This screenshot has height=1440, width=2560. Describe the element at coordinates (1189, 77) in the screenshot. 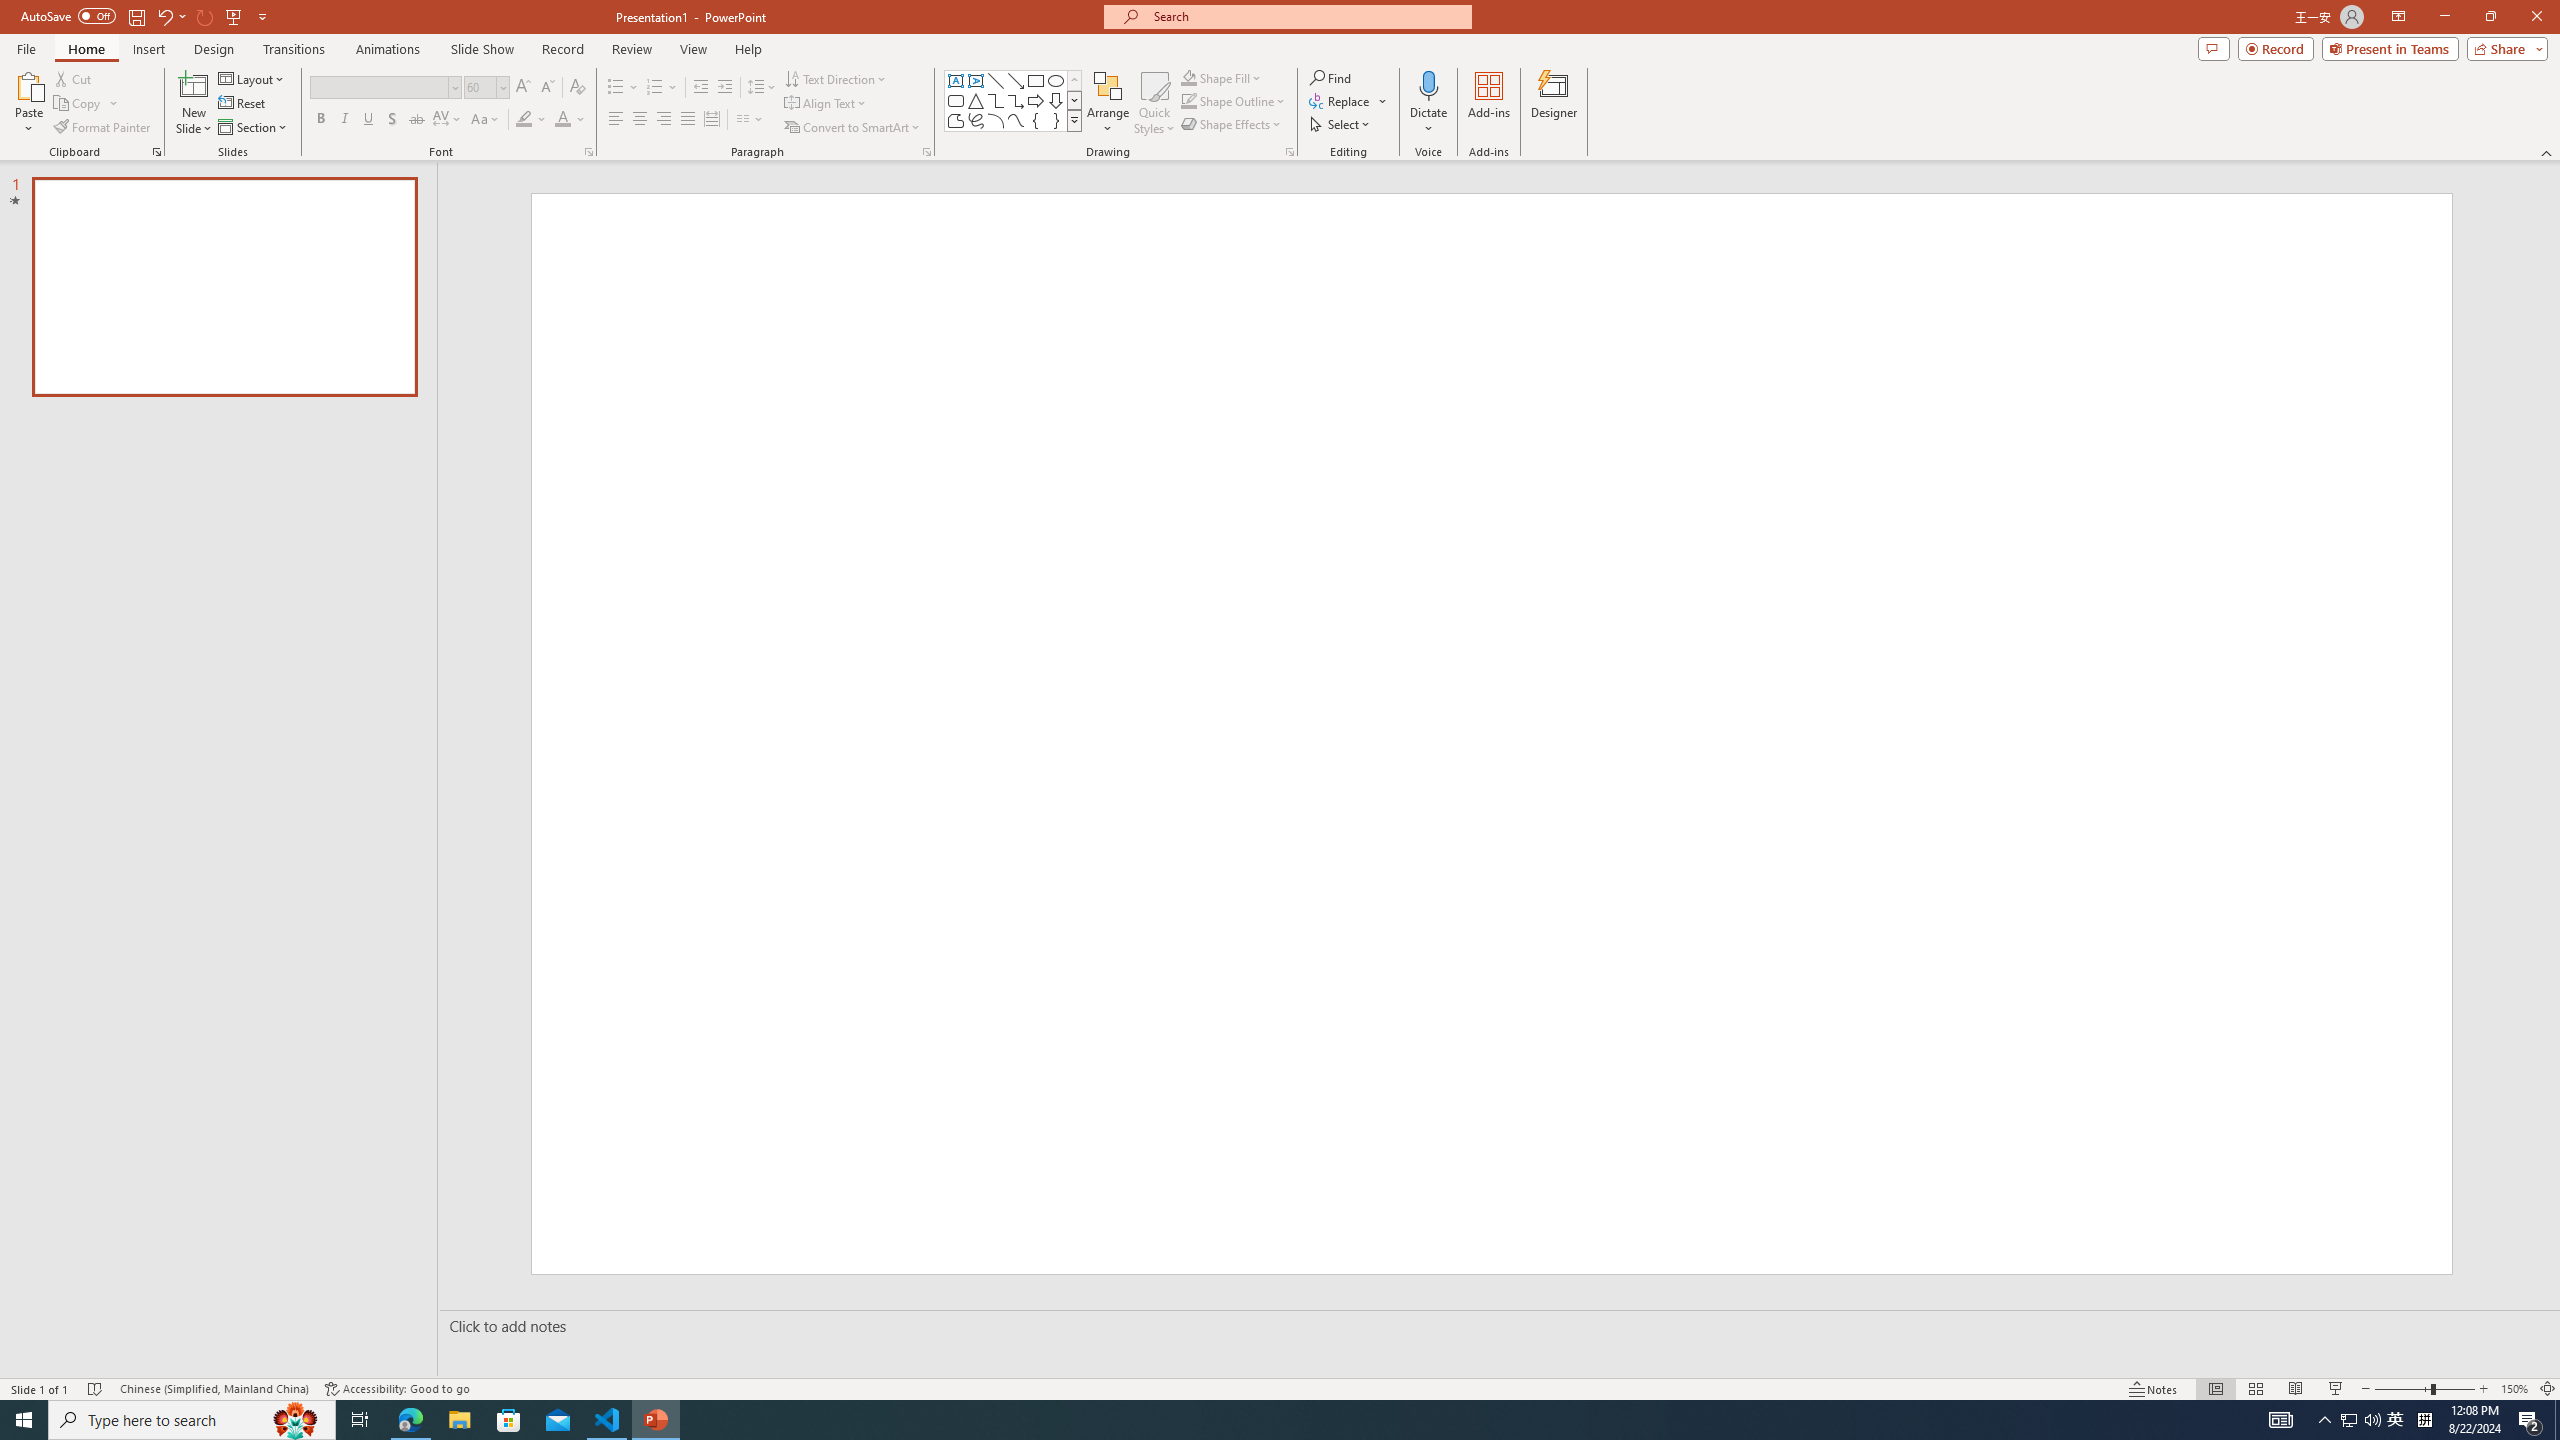

I see `'Shape Fill Orange, Accent 2'` at that location.